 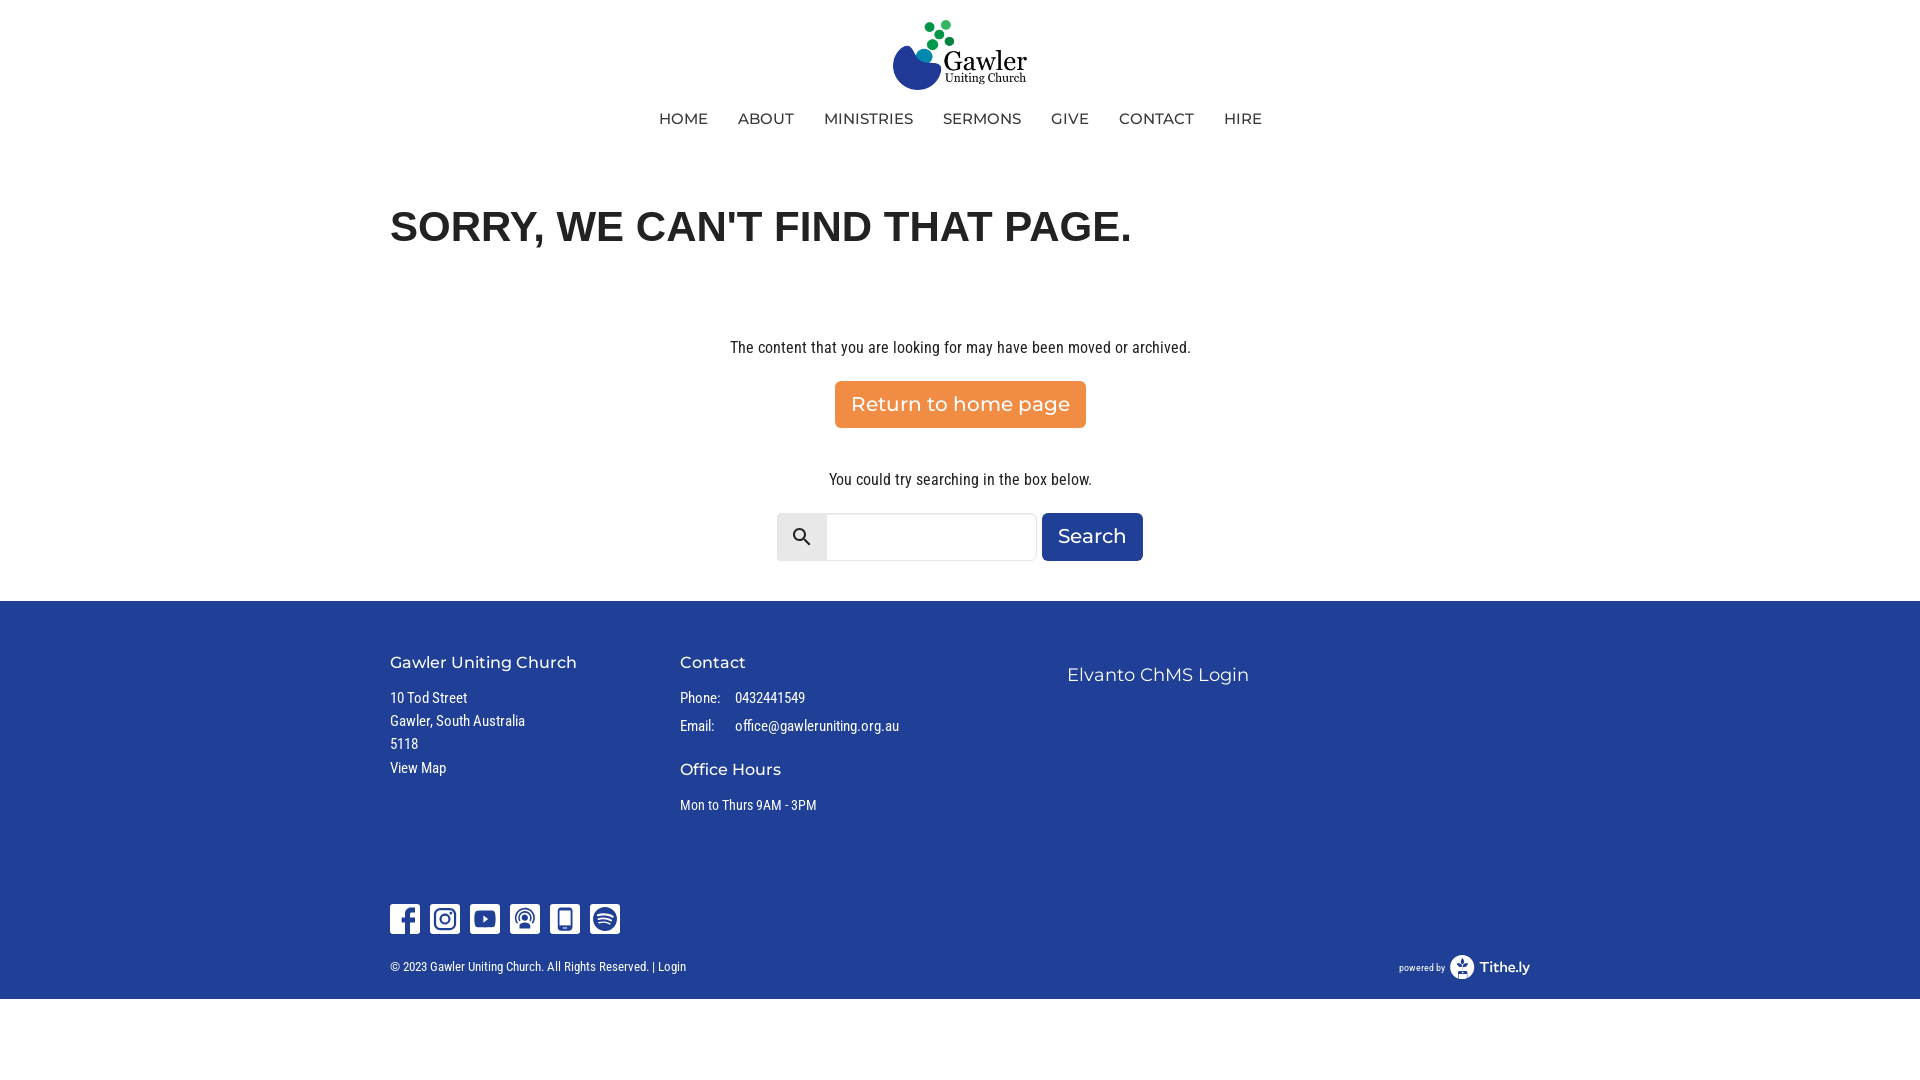 I want to click on 'HOME', so click(x=682, y=118).